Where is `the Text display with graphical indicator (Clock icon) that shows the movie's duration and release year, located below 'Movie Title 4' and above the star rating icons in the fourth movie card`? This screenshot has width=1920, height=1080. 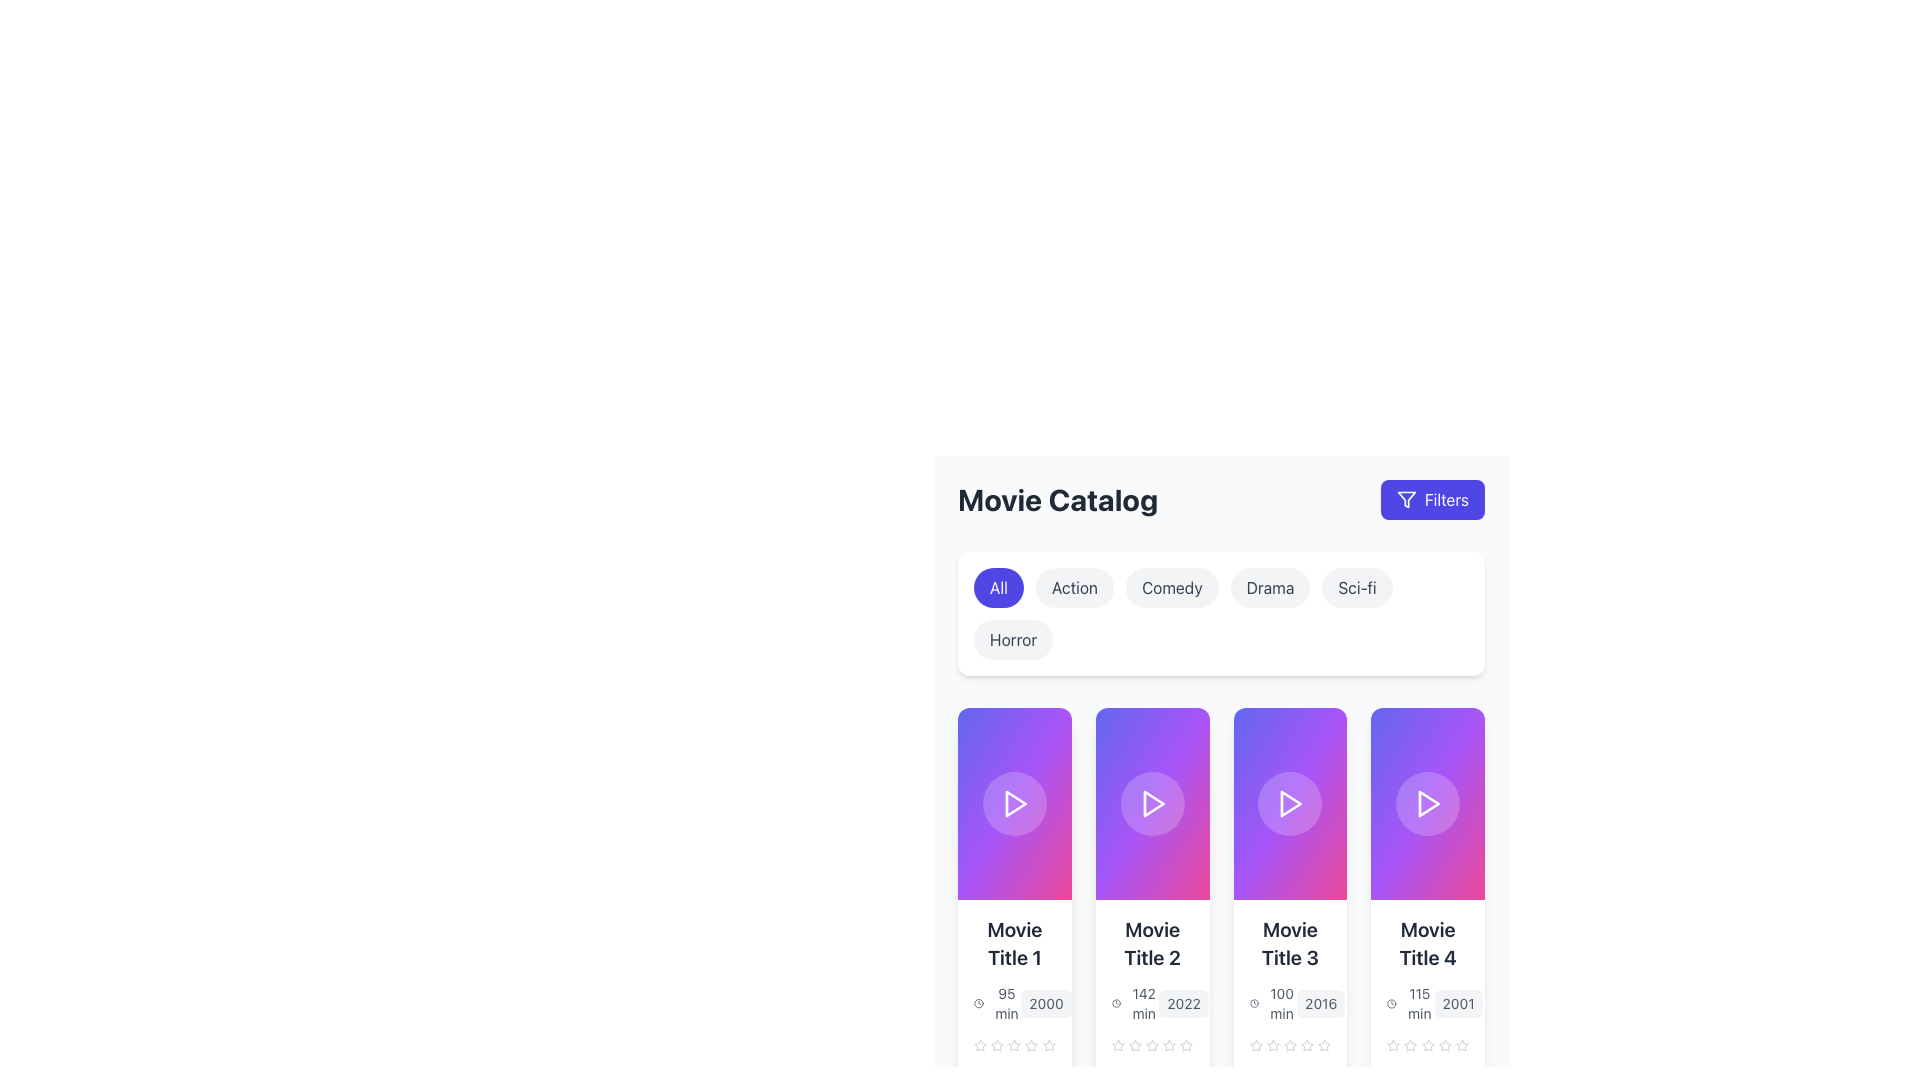 the Text display with graphical indicator (Clock icon) that shows the movie's duration and release year, located below 'Movie Title 4' and above the star rating icons in the fourth movie card is located at coordinates (1427, 1003).